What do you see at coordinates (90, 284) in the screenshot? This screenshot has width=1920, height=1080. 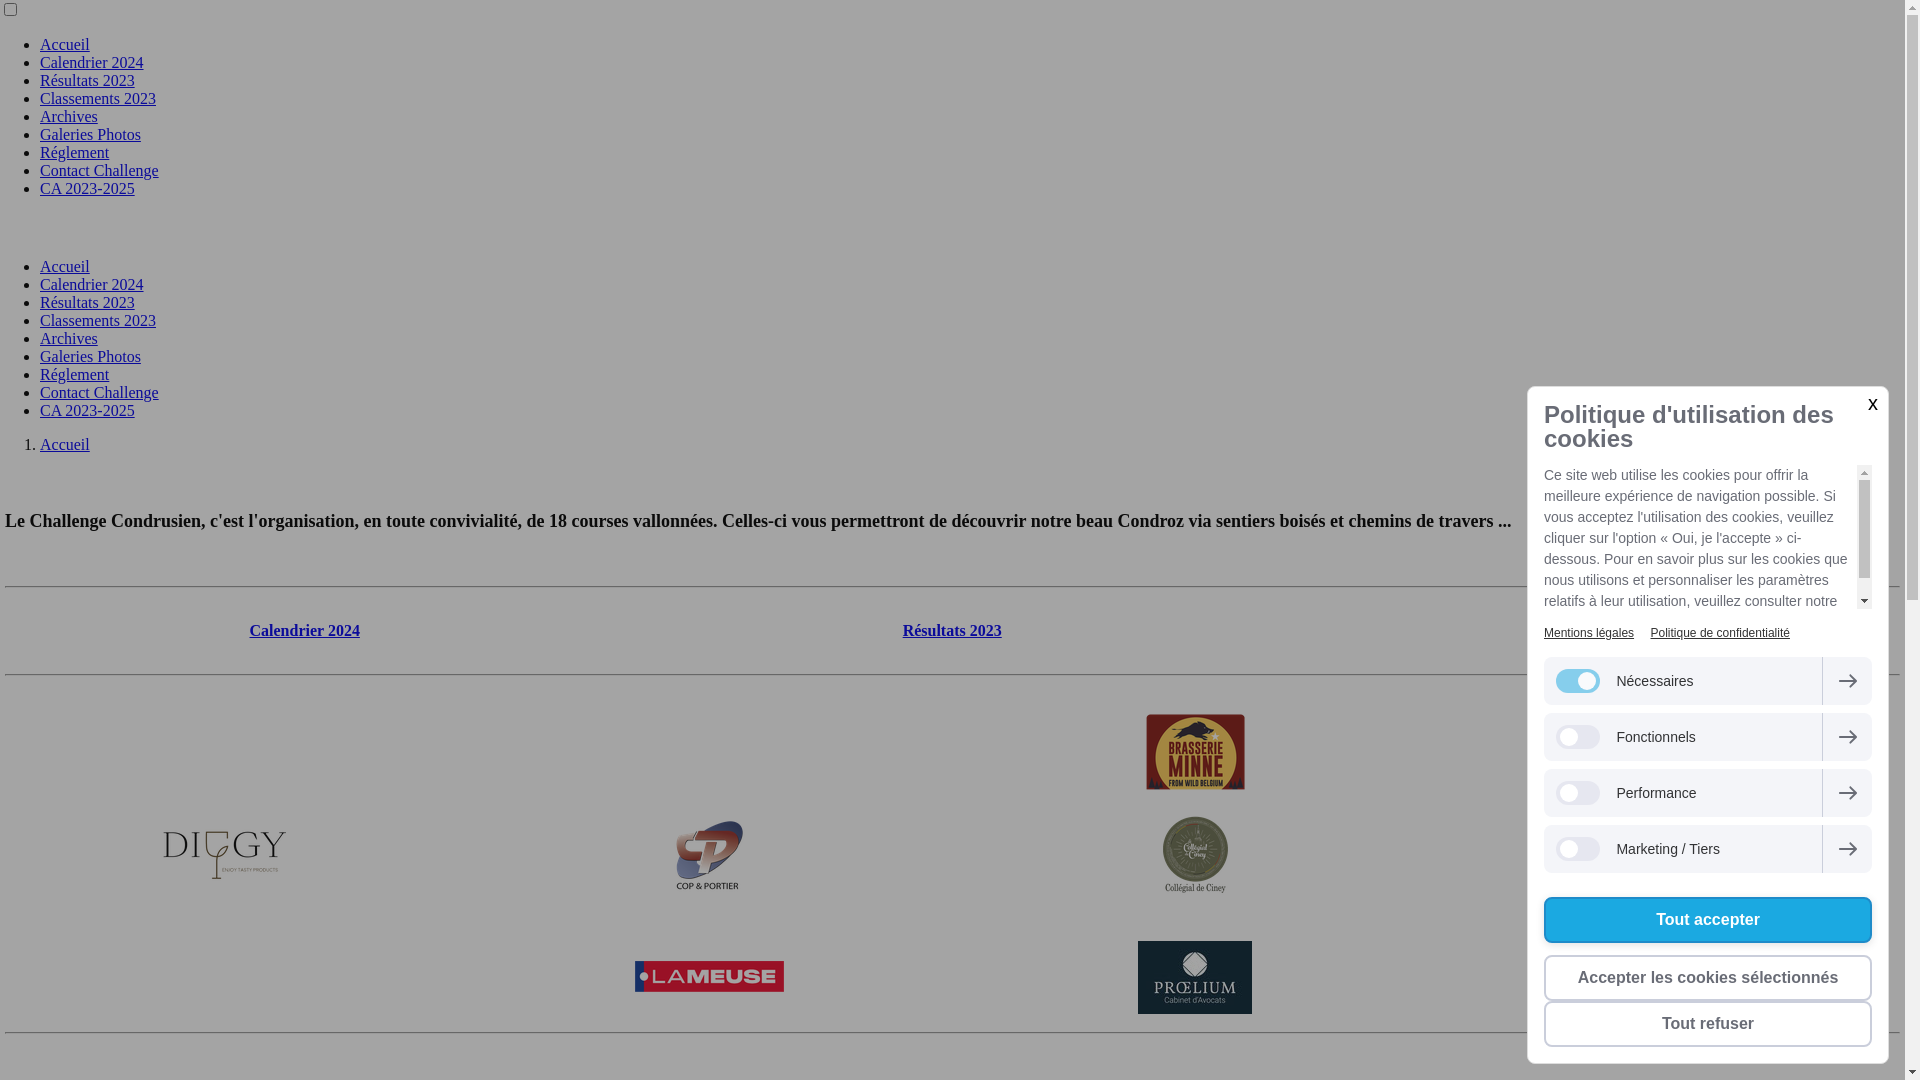 I see `'Calendrier 2024'` at bounding box center [90, 284].